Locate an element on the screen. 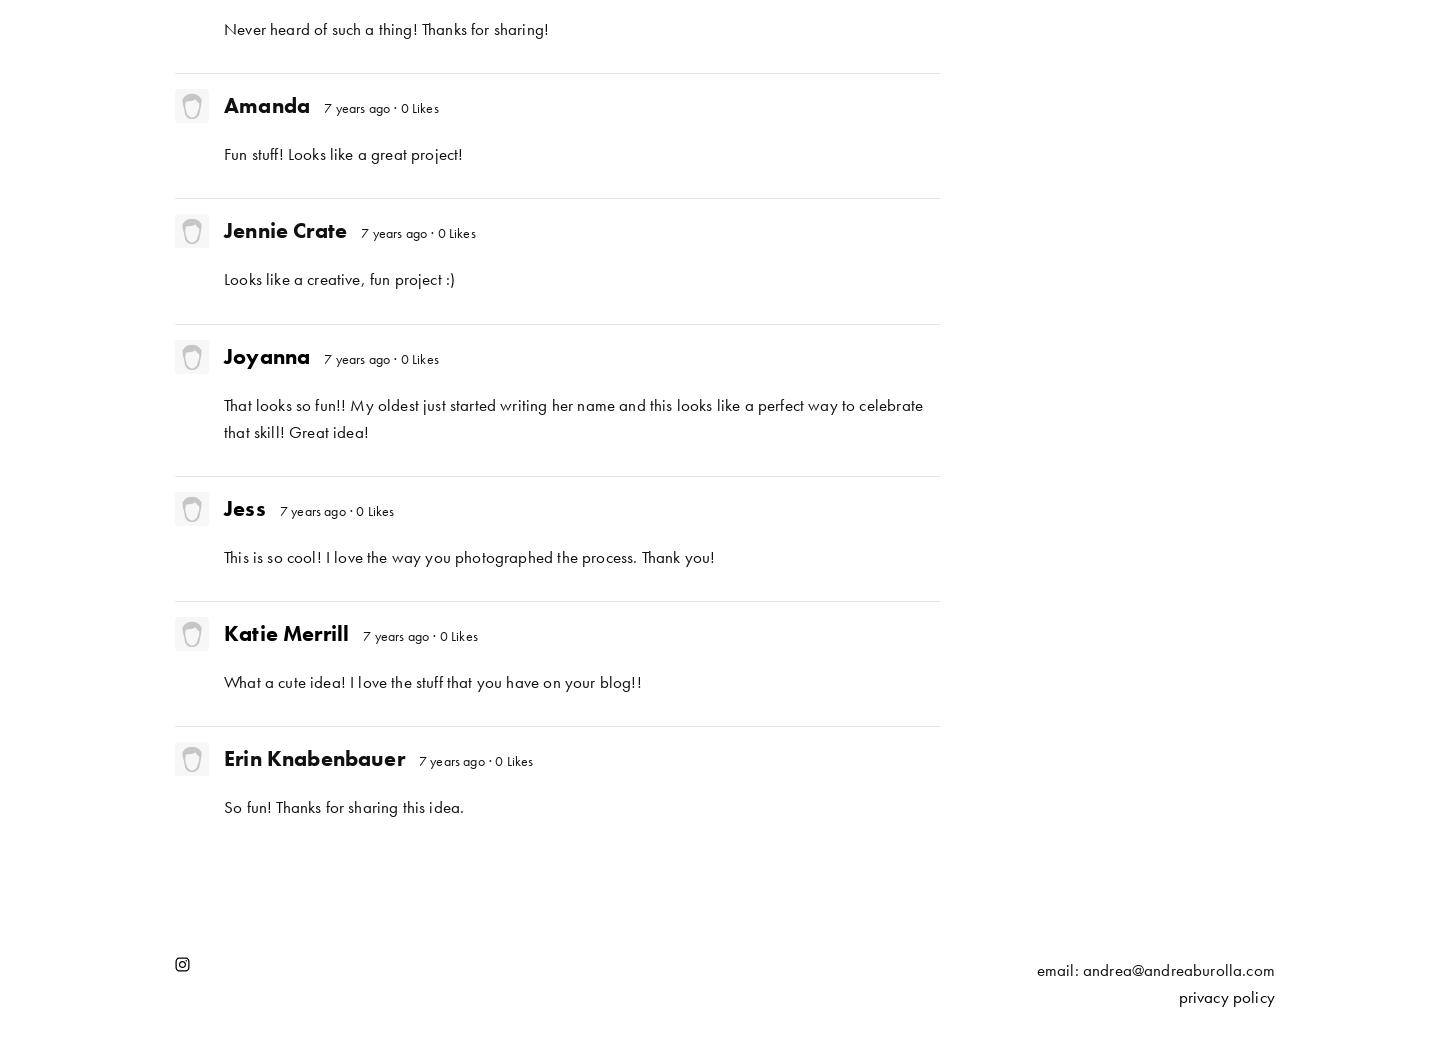  'That looks so fun!! My oldest just started writing her name and this looks like a perfect way to celebrate that skill! Great idea!' is located at coordinates (573, 417).